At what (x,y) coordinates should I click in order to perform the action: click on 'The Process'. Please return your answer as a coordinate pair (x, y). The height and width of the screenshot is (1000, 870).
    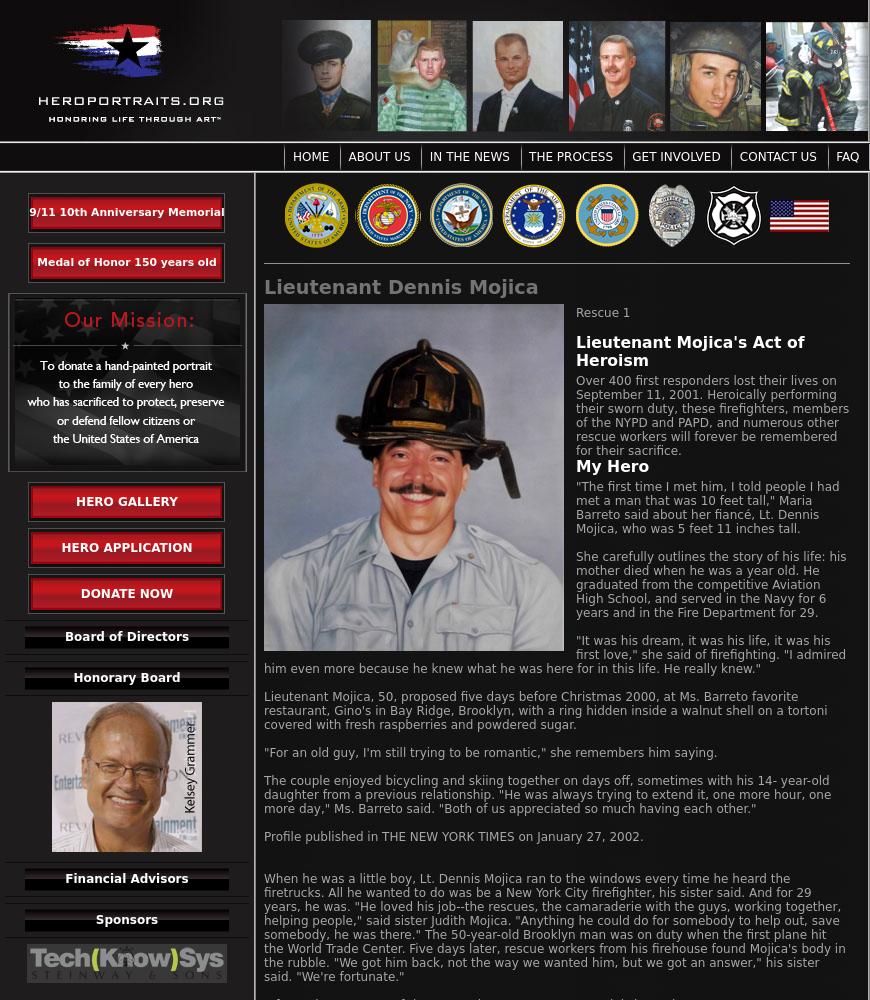
    Looking at the image, I should click on (569, 157).